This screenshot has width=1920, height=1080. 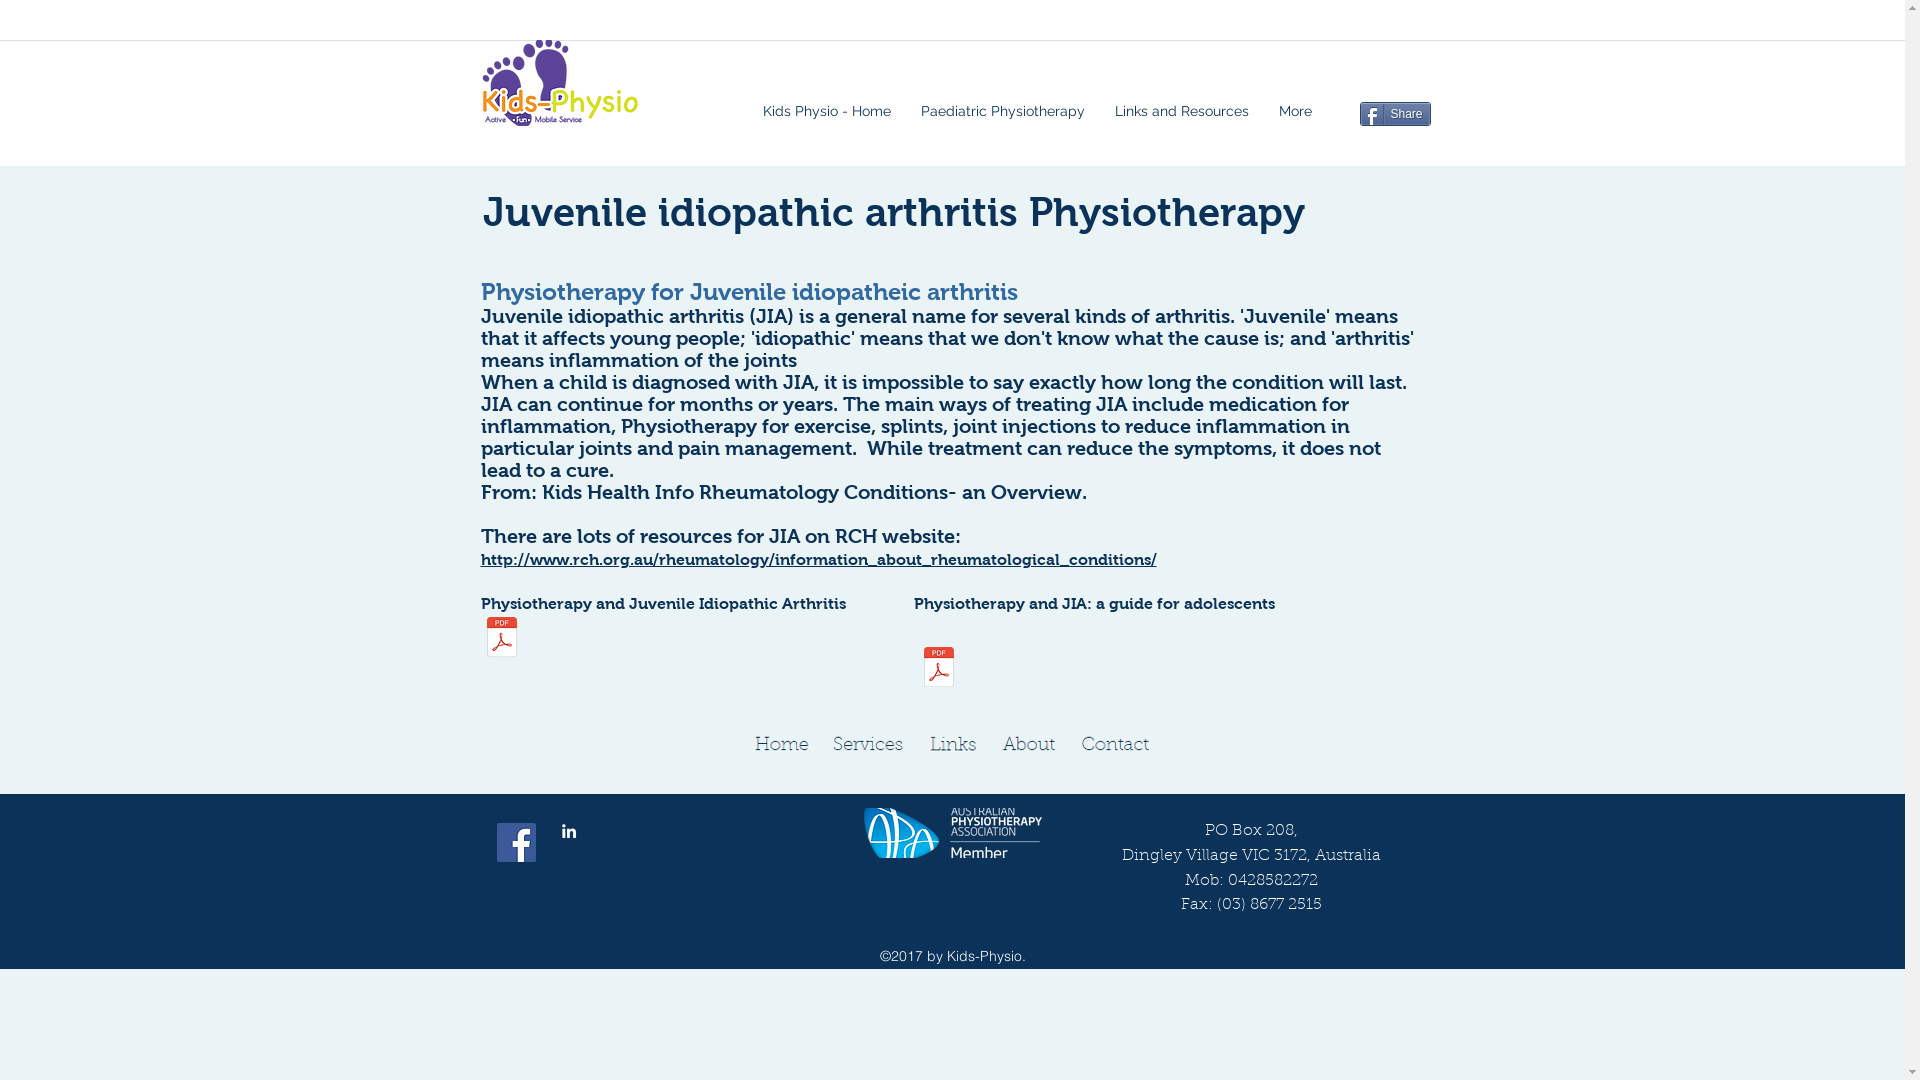 I want to click on 'Kids Physio - Home', so click(x=826, y=111).